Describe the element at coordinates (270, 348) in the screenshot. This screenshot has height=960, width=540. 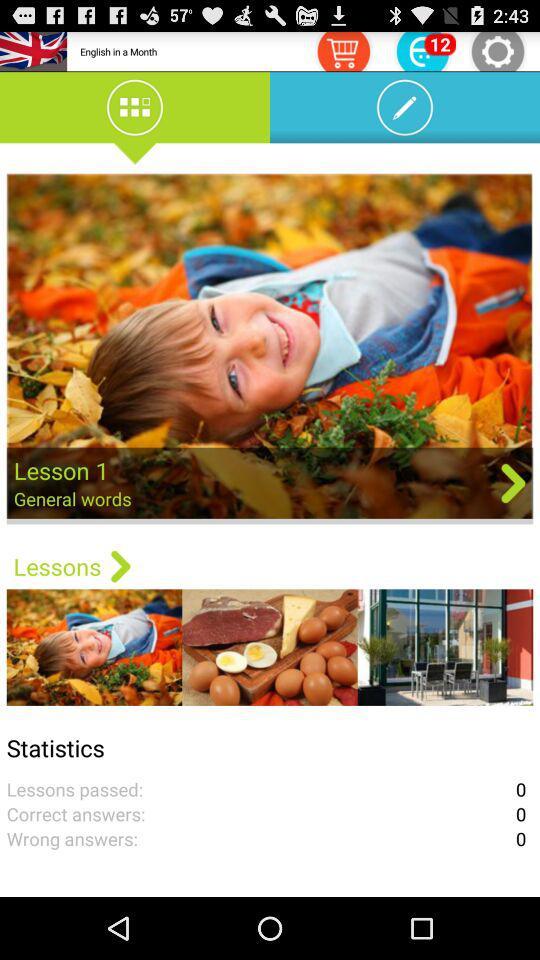
I see `advertisement` at that location.